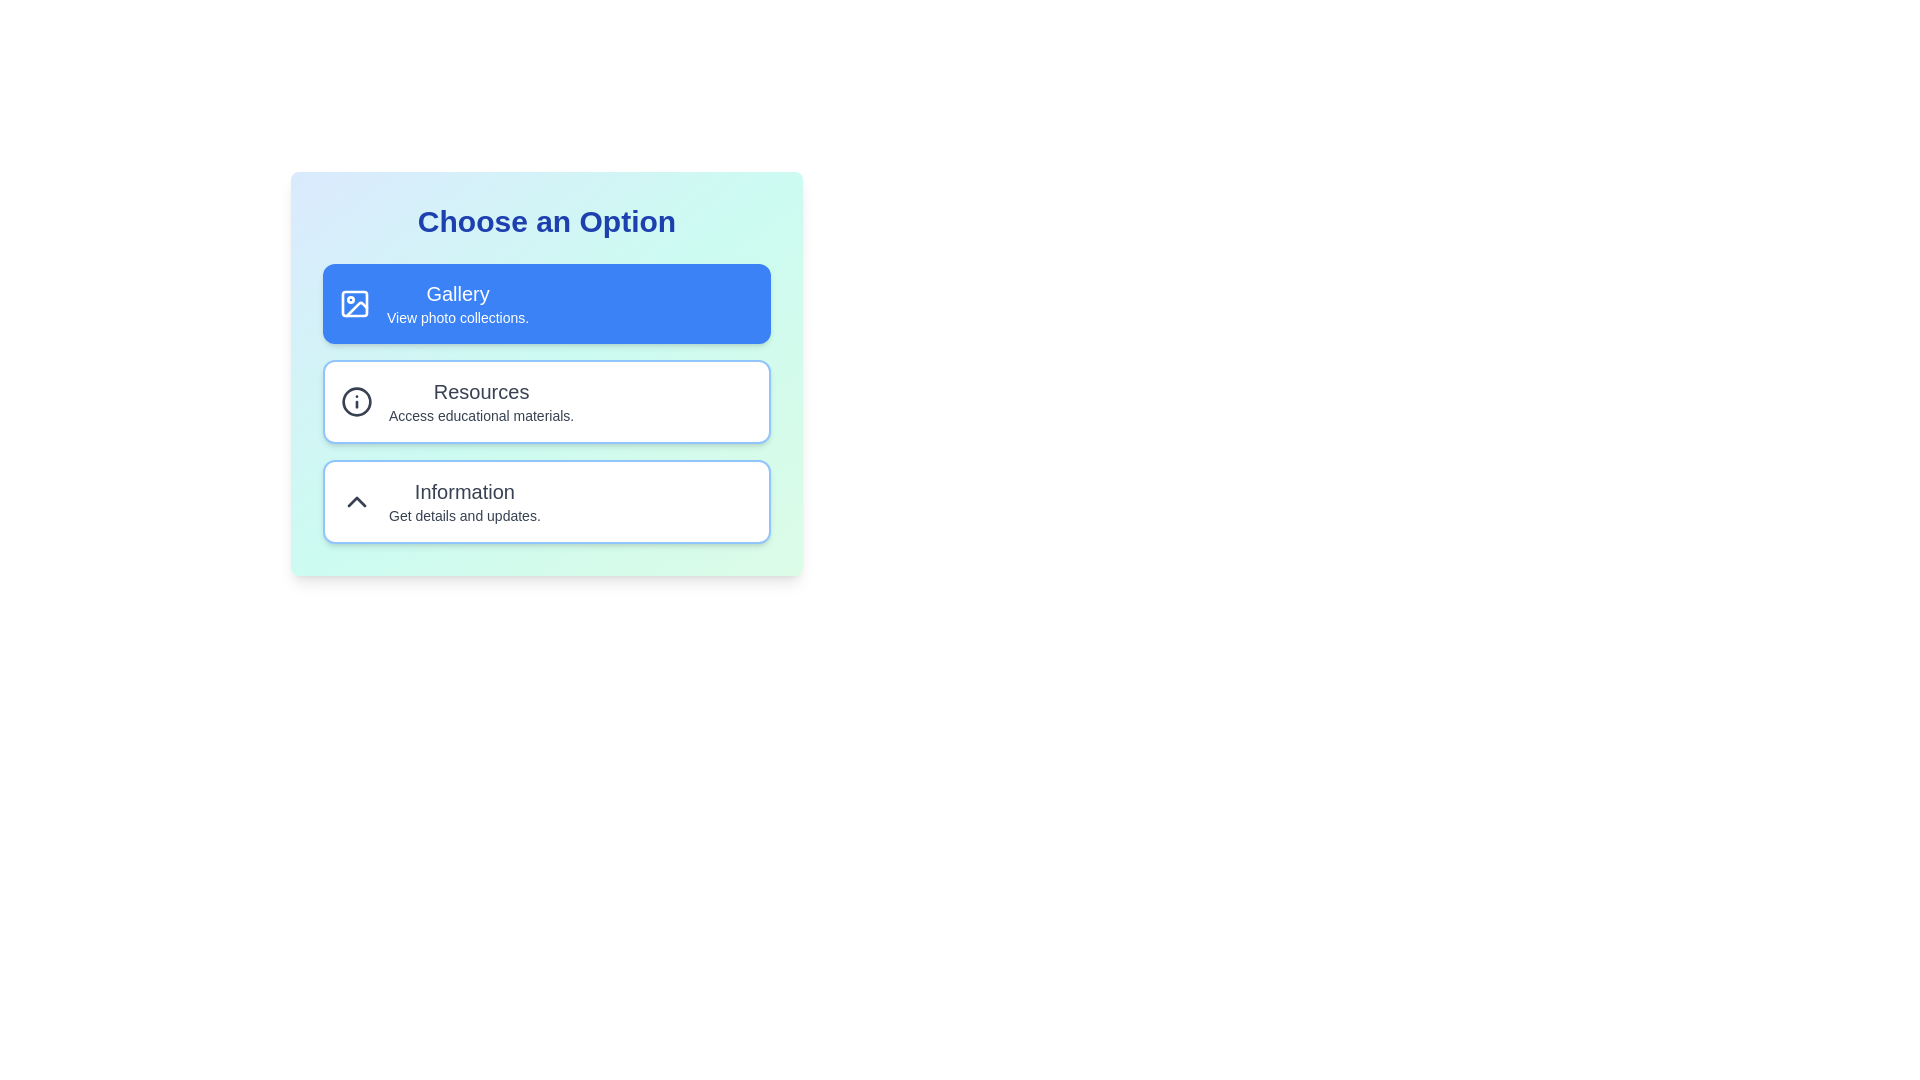 This screenshot has width=1920, height=1080. Describe the element at coordinates (547, 404) in the screenshot. I see `the second interactive card in the vertical stack, positioned below the 'Gallery' card and above the 'Information' card, to observe interactions like scaling` at that location.